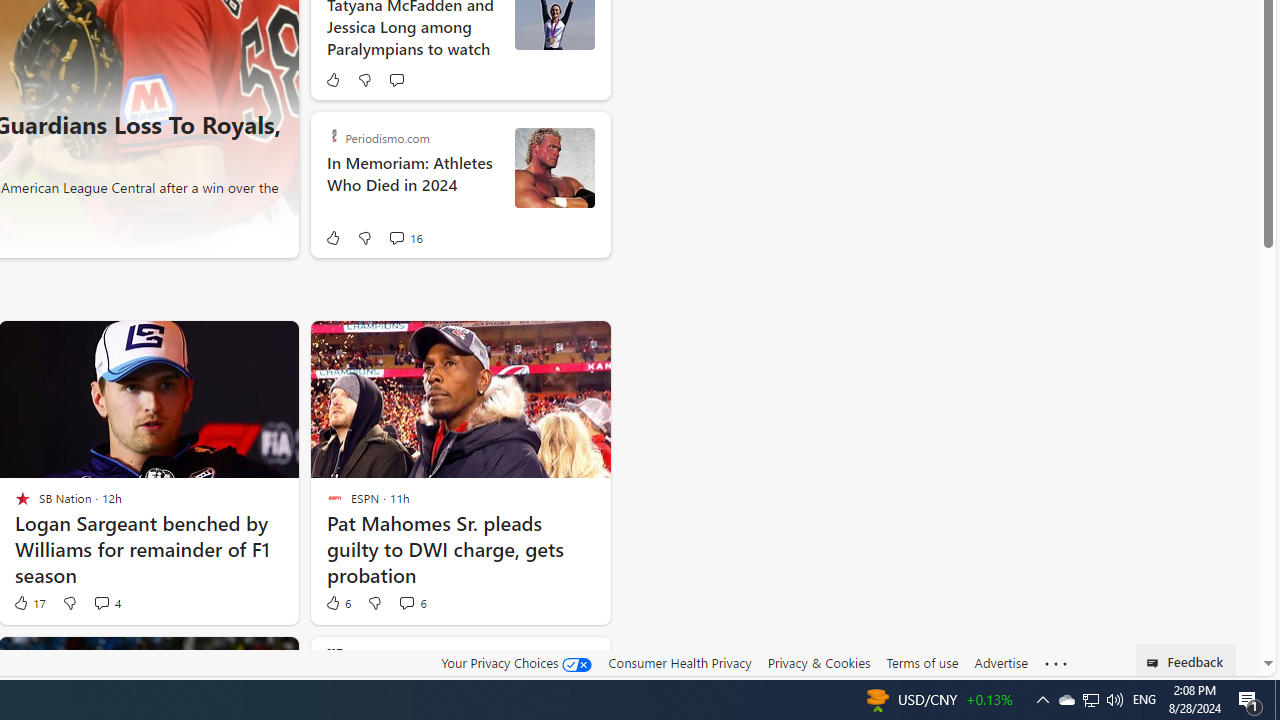 The image size is (1280, 720). What do you see at coordinates (334, 135) in the screenshot?
I see `'Periodismo.com'` at bounding box center [334, 135].